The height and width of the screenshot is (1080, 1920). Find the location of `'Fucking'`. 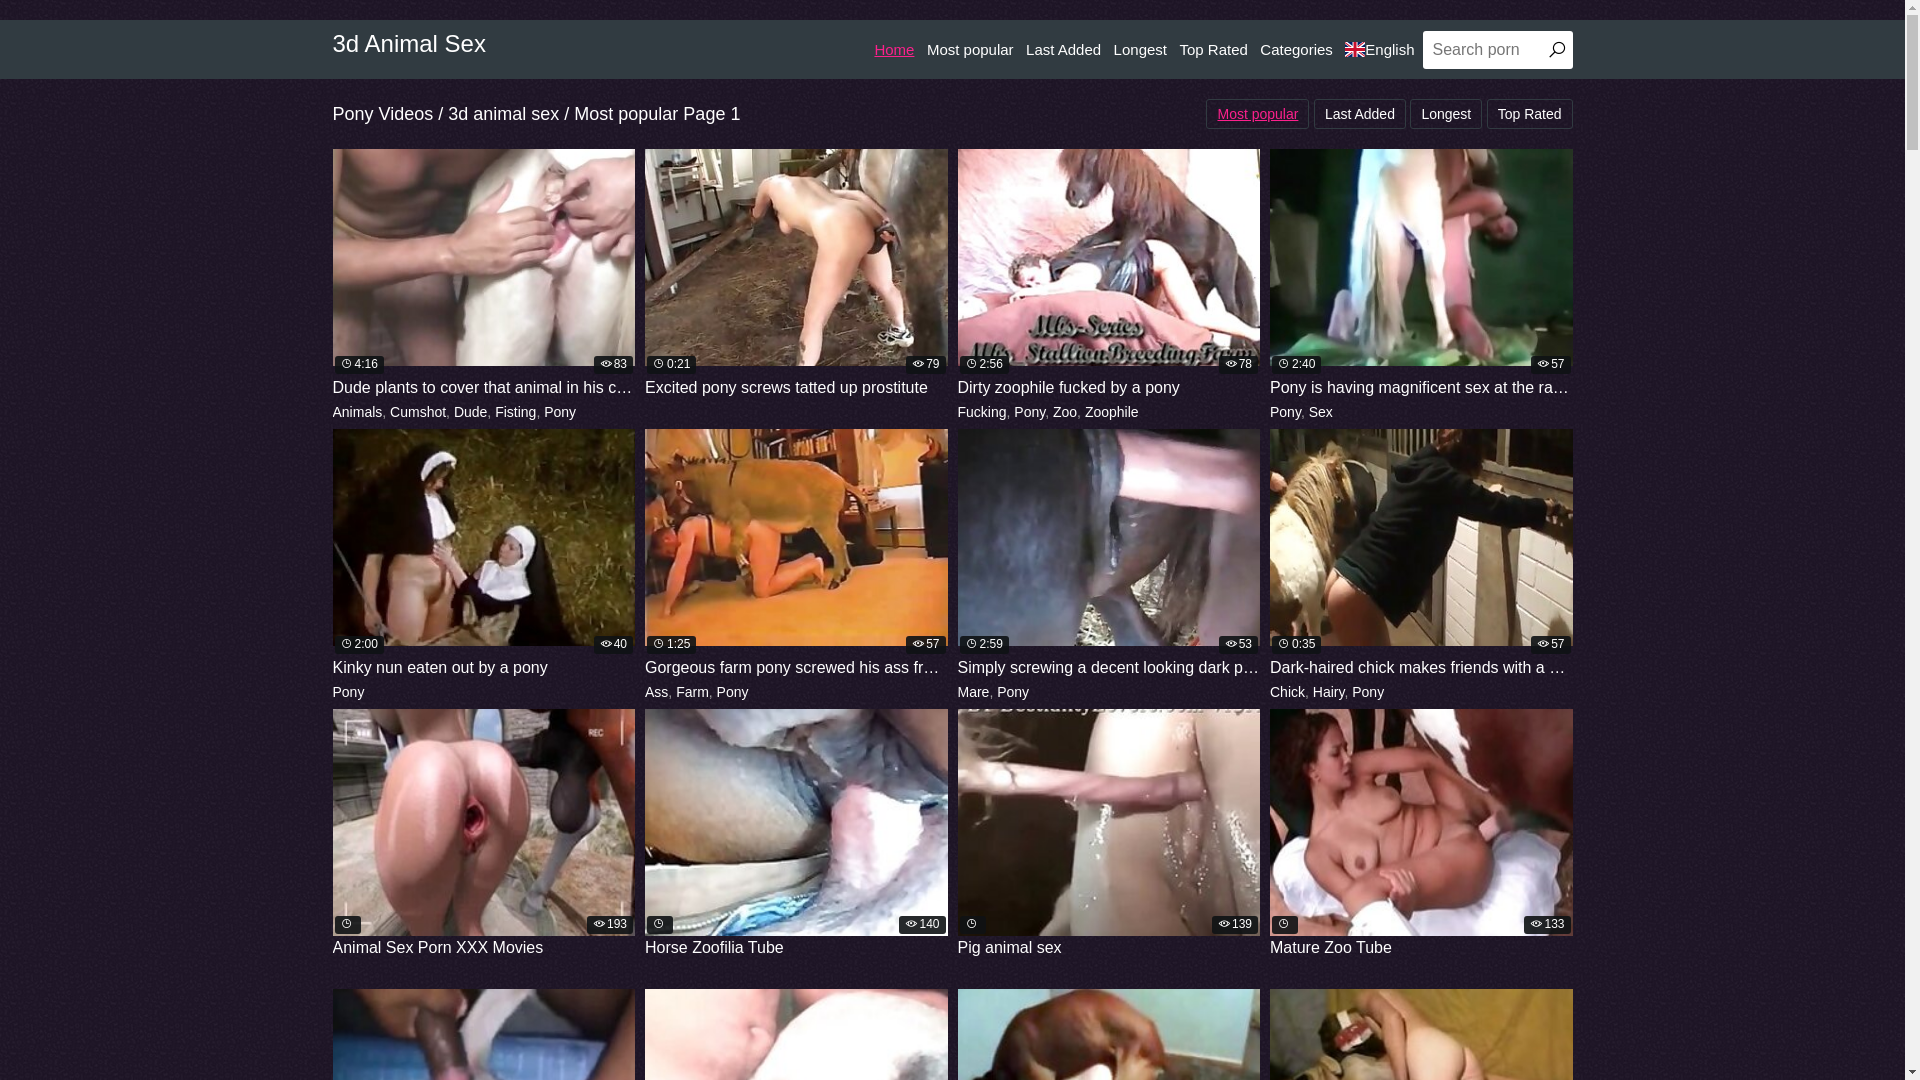

'Fucking' is located at coordinates (982, 411).